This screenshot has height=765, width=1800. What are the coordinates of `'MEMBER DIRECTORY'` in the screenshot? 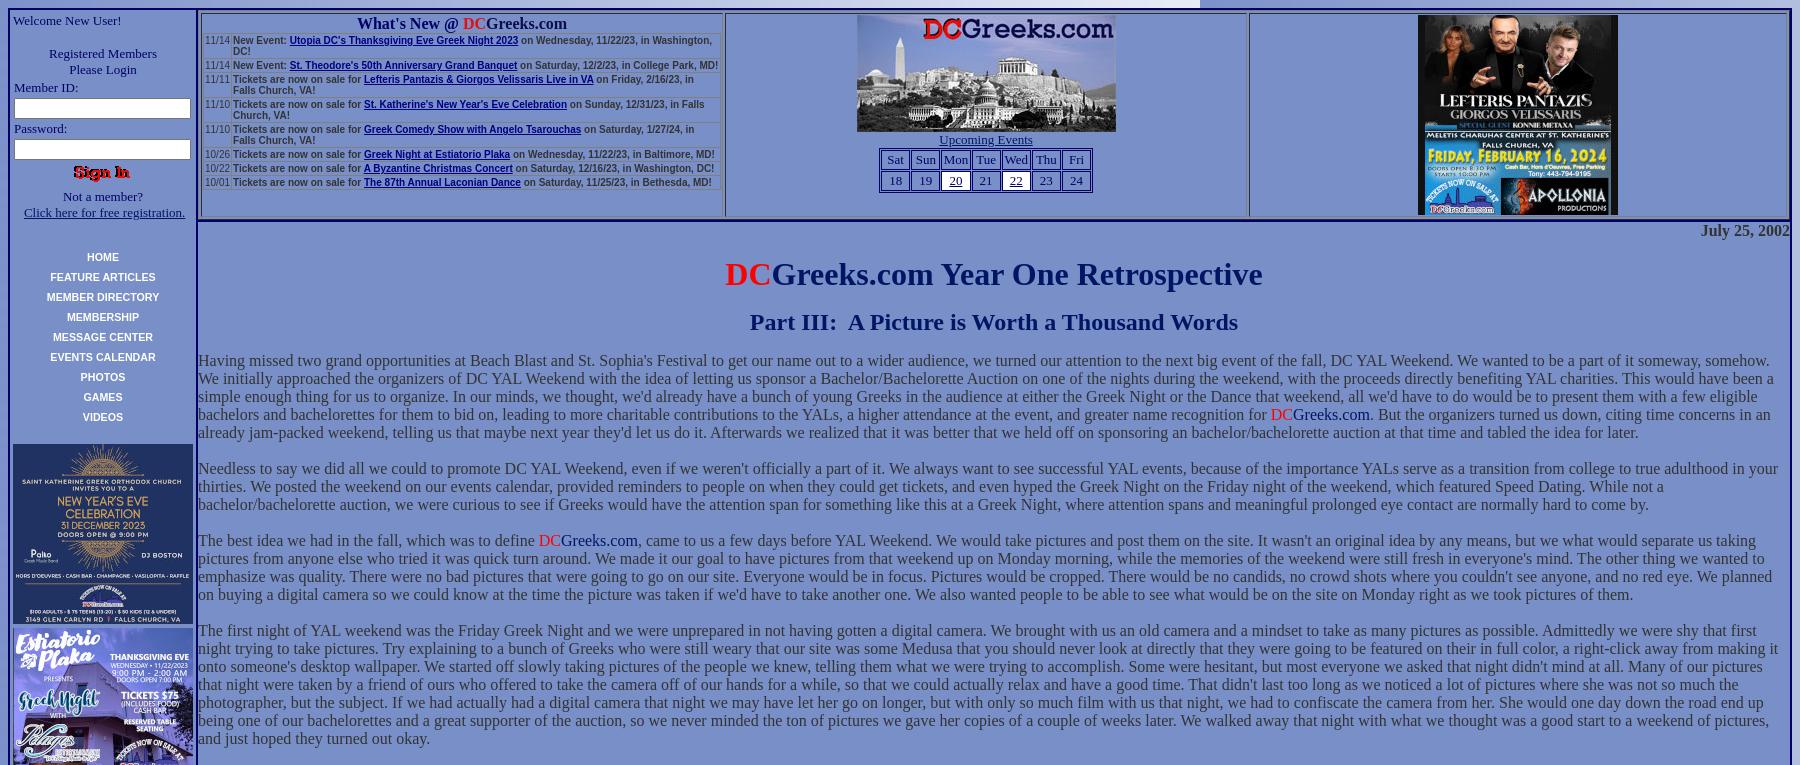 It's located at (101, 295).